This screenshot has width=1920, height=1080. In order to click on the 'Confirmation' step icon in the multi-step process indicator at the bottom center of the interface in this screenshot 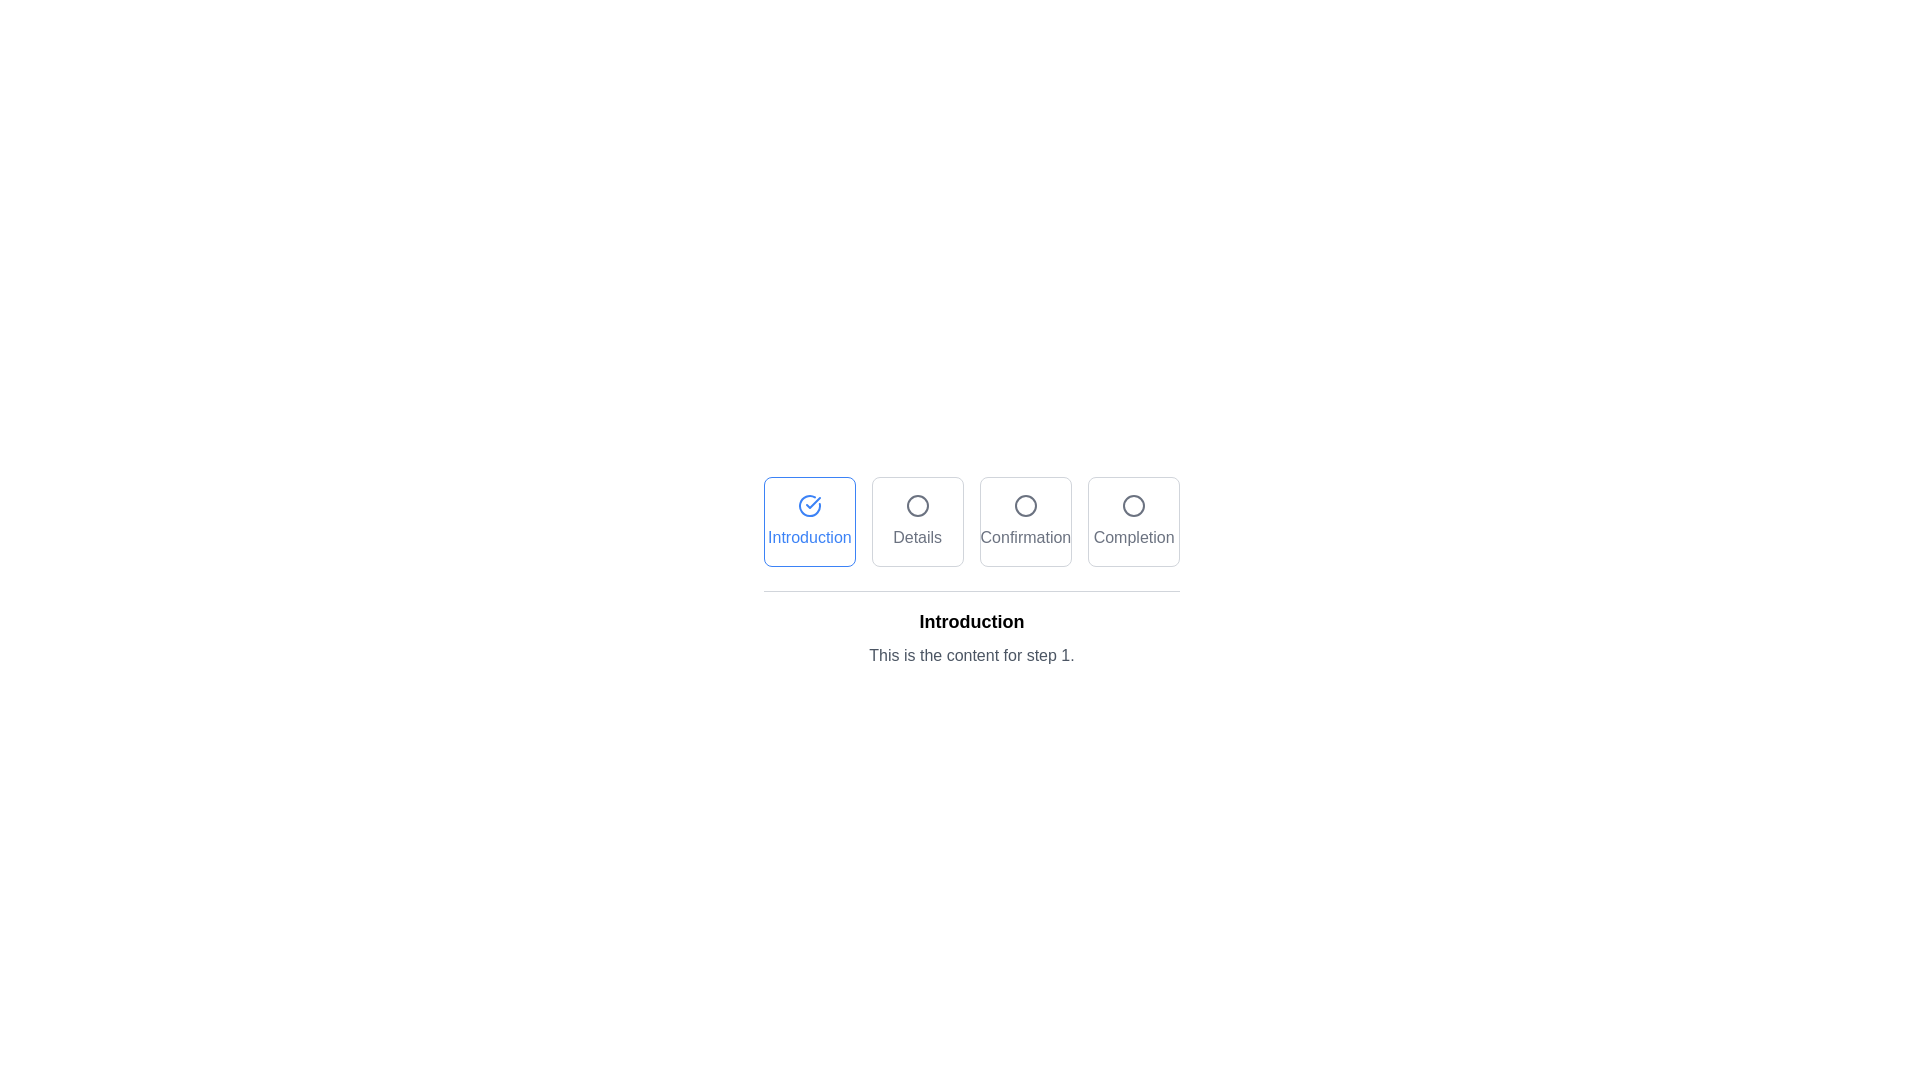, I will do `click(1025, 504)`.